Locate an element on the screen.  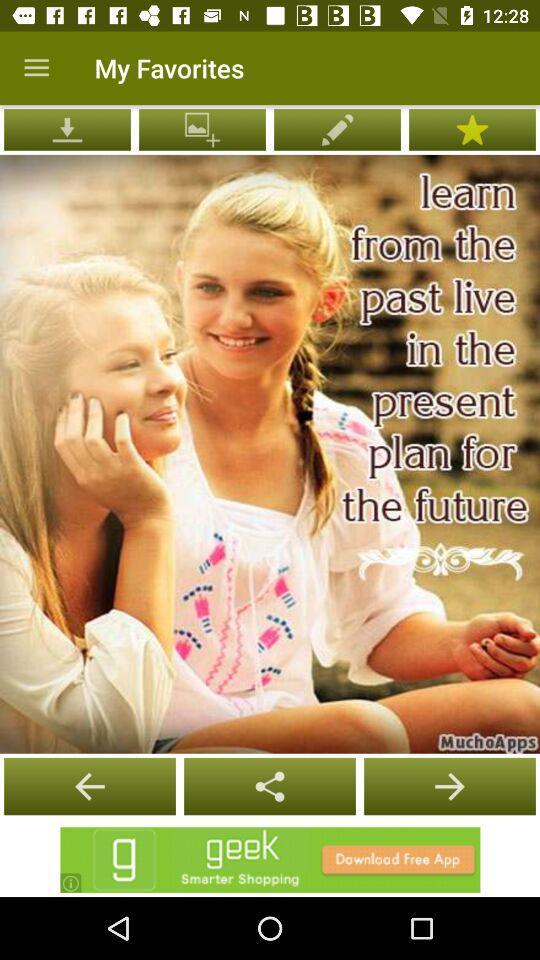
the arrow_backward icon is located at coordinates (270, 786).